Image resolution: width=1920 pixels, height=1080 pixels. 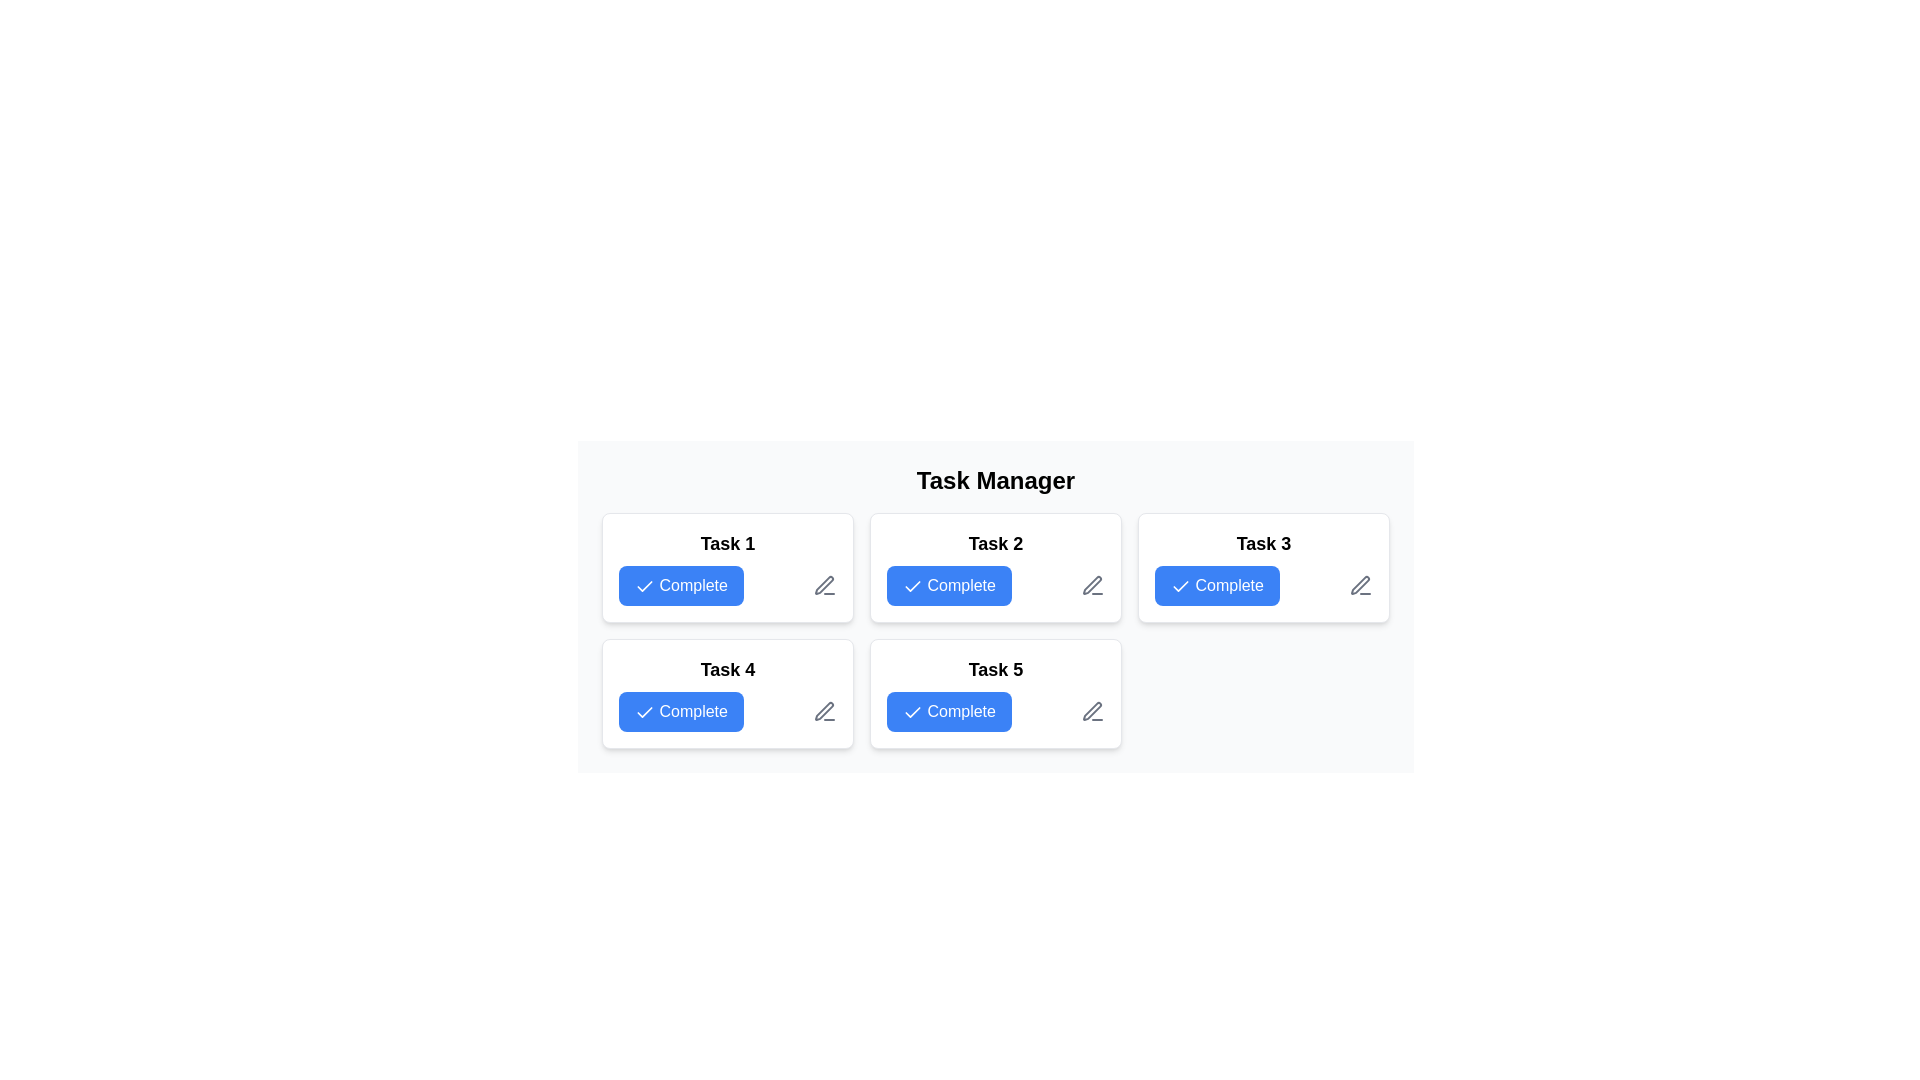 I want to click on the button located in the lower-left section of the task grid to mark 'Task 4' as complete, so click(x=681, y=711).